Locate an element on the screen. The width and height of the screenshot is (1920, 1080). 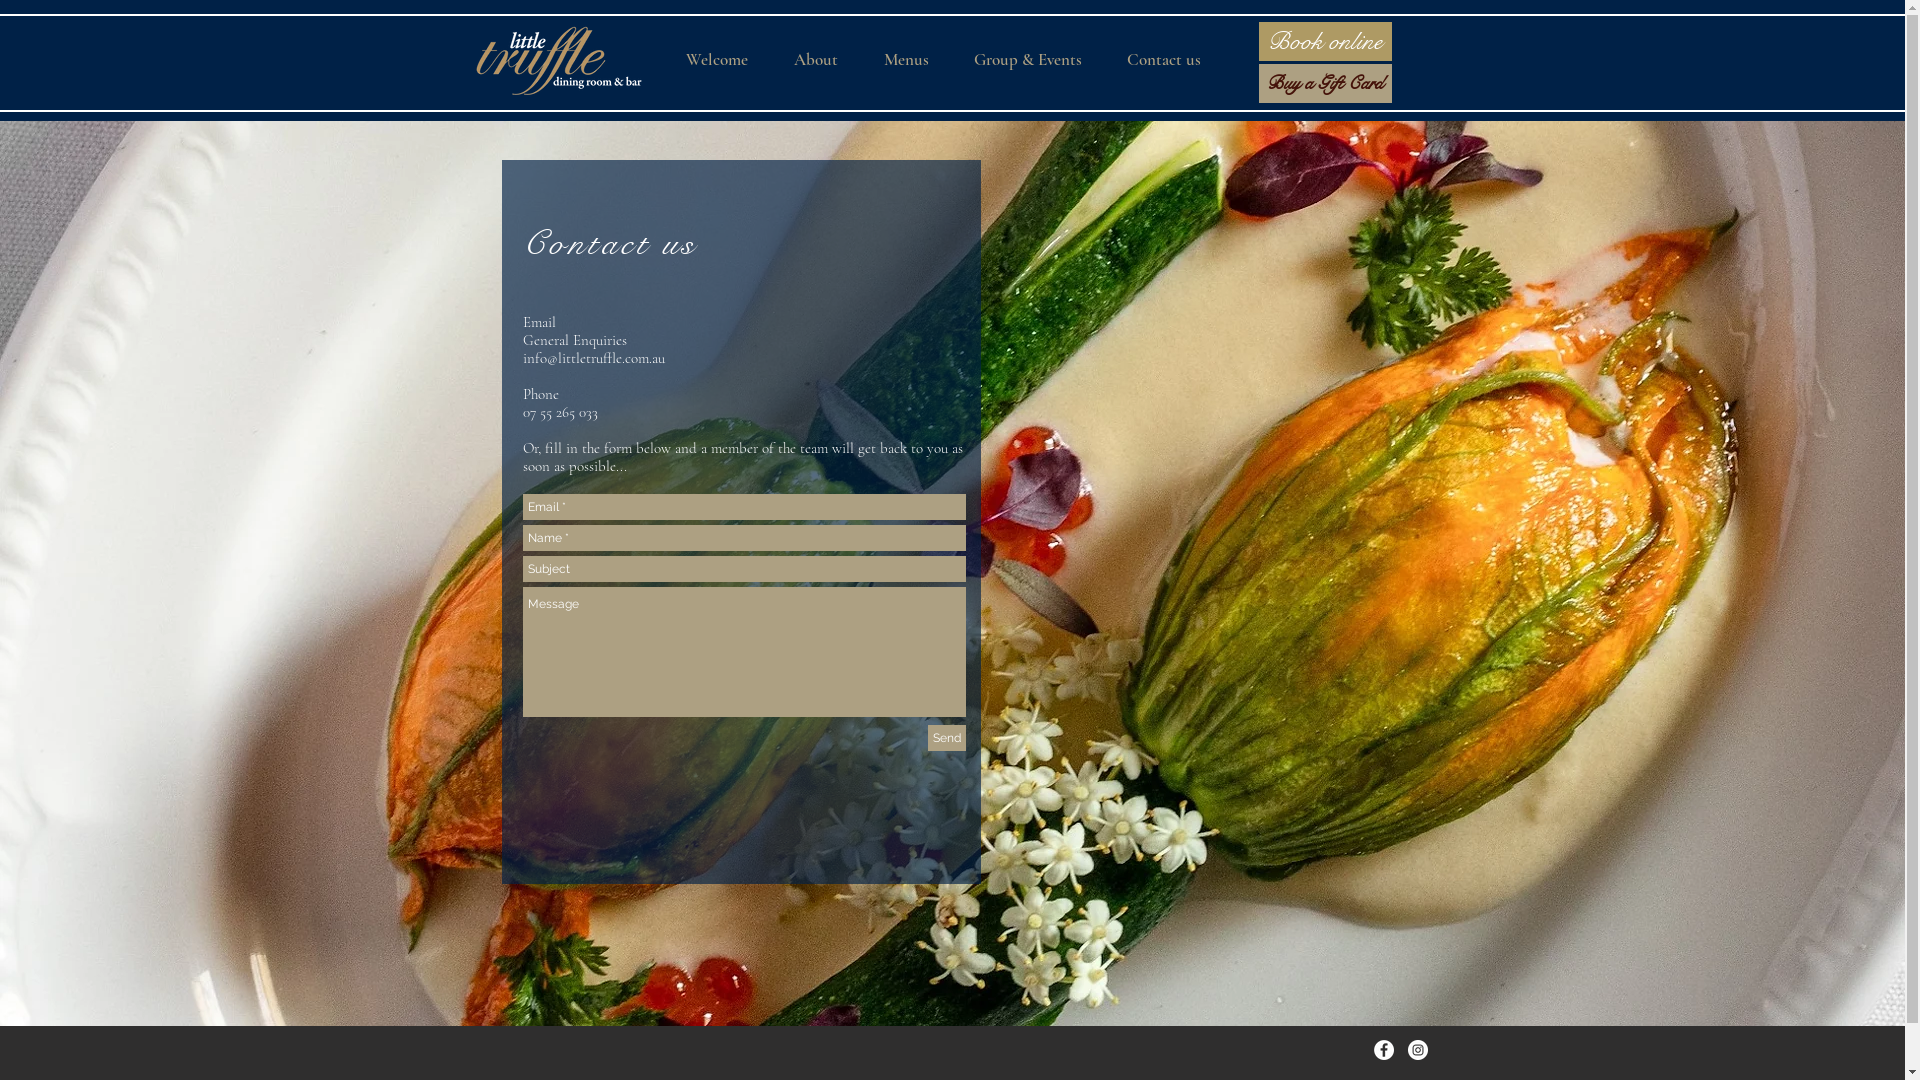
'Book online' is located at coordinates (1324, 41).